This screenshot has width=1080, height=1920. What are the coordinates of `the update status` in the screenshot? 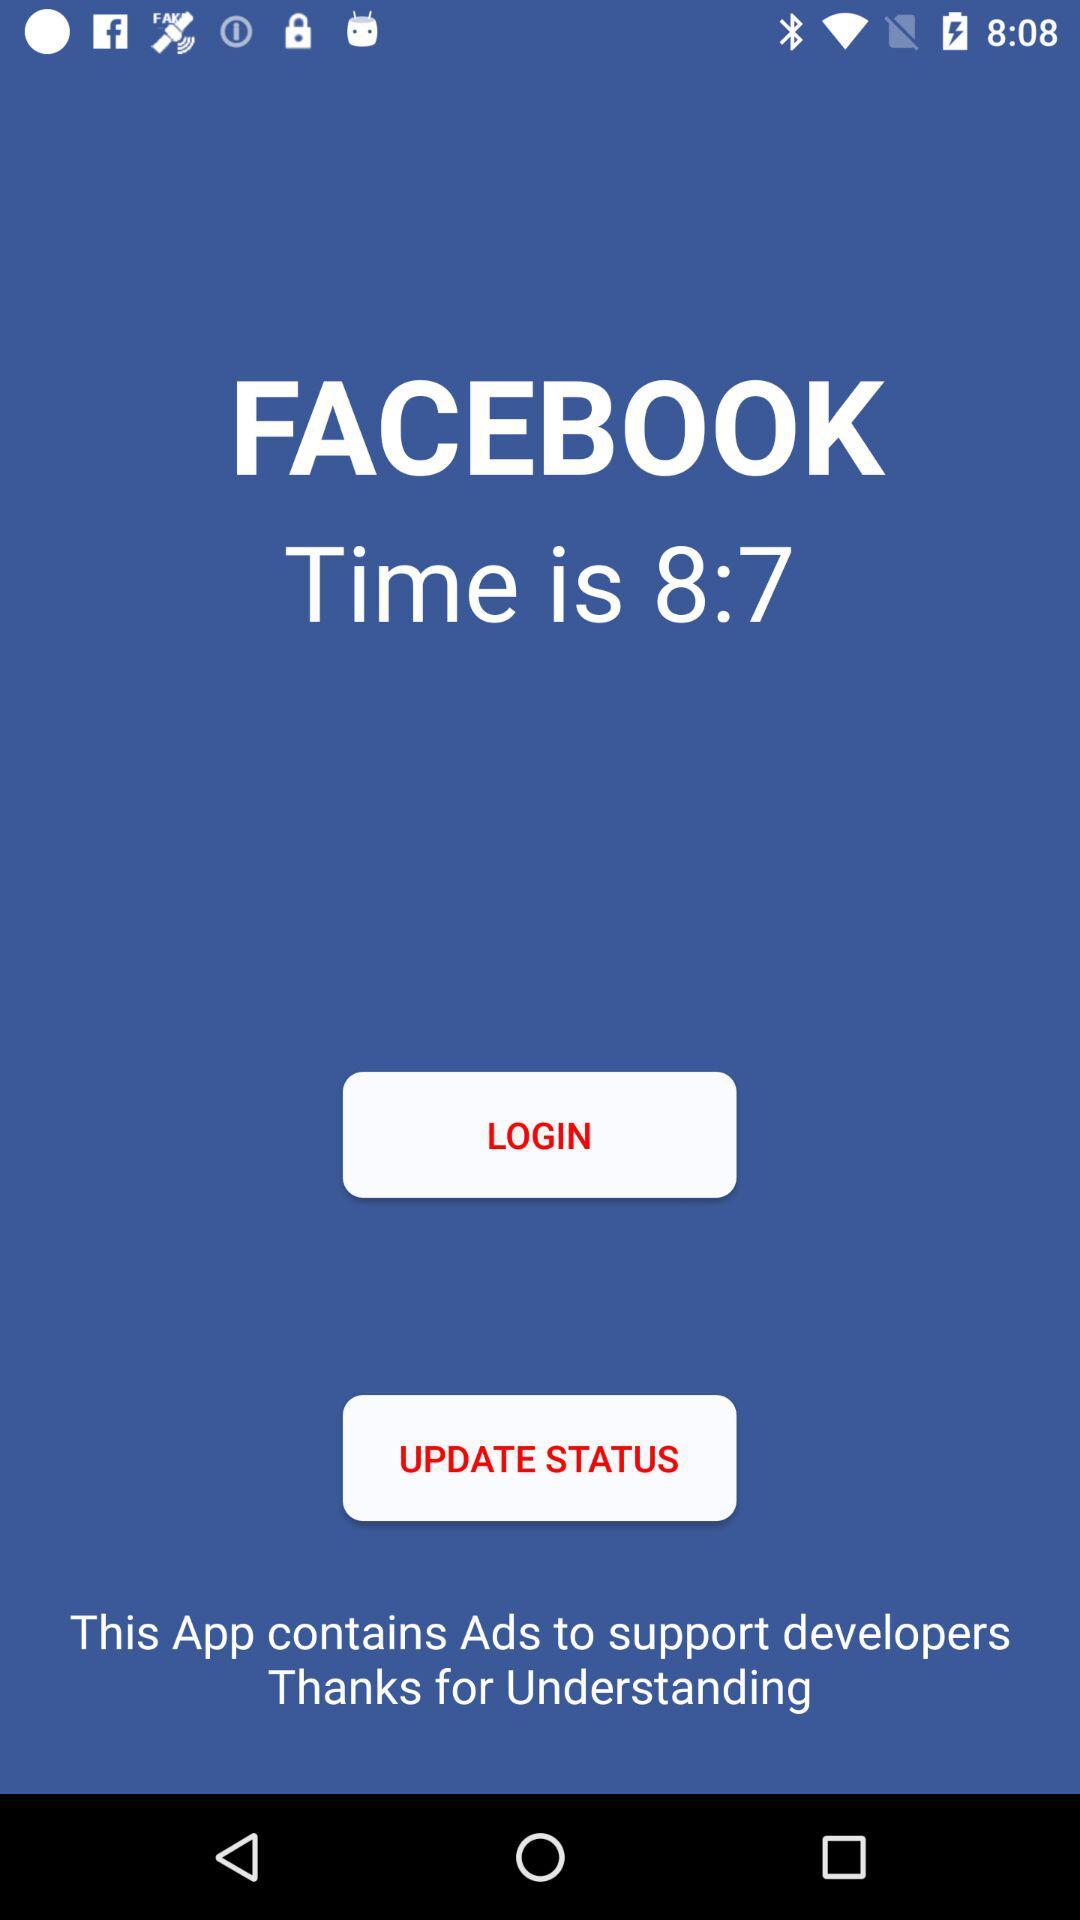 It's located at (538, 1458).